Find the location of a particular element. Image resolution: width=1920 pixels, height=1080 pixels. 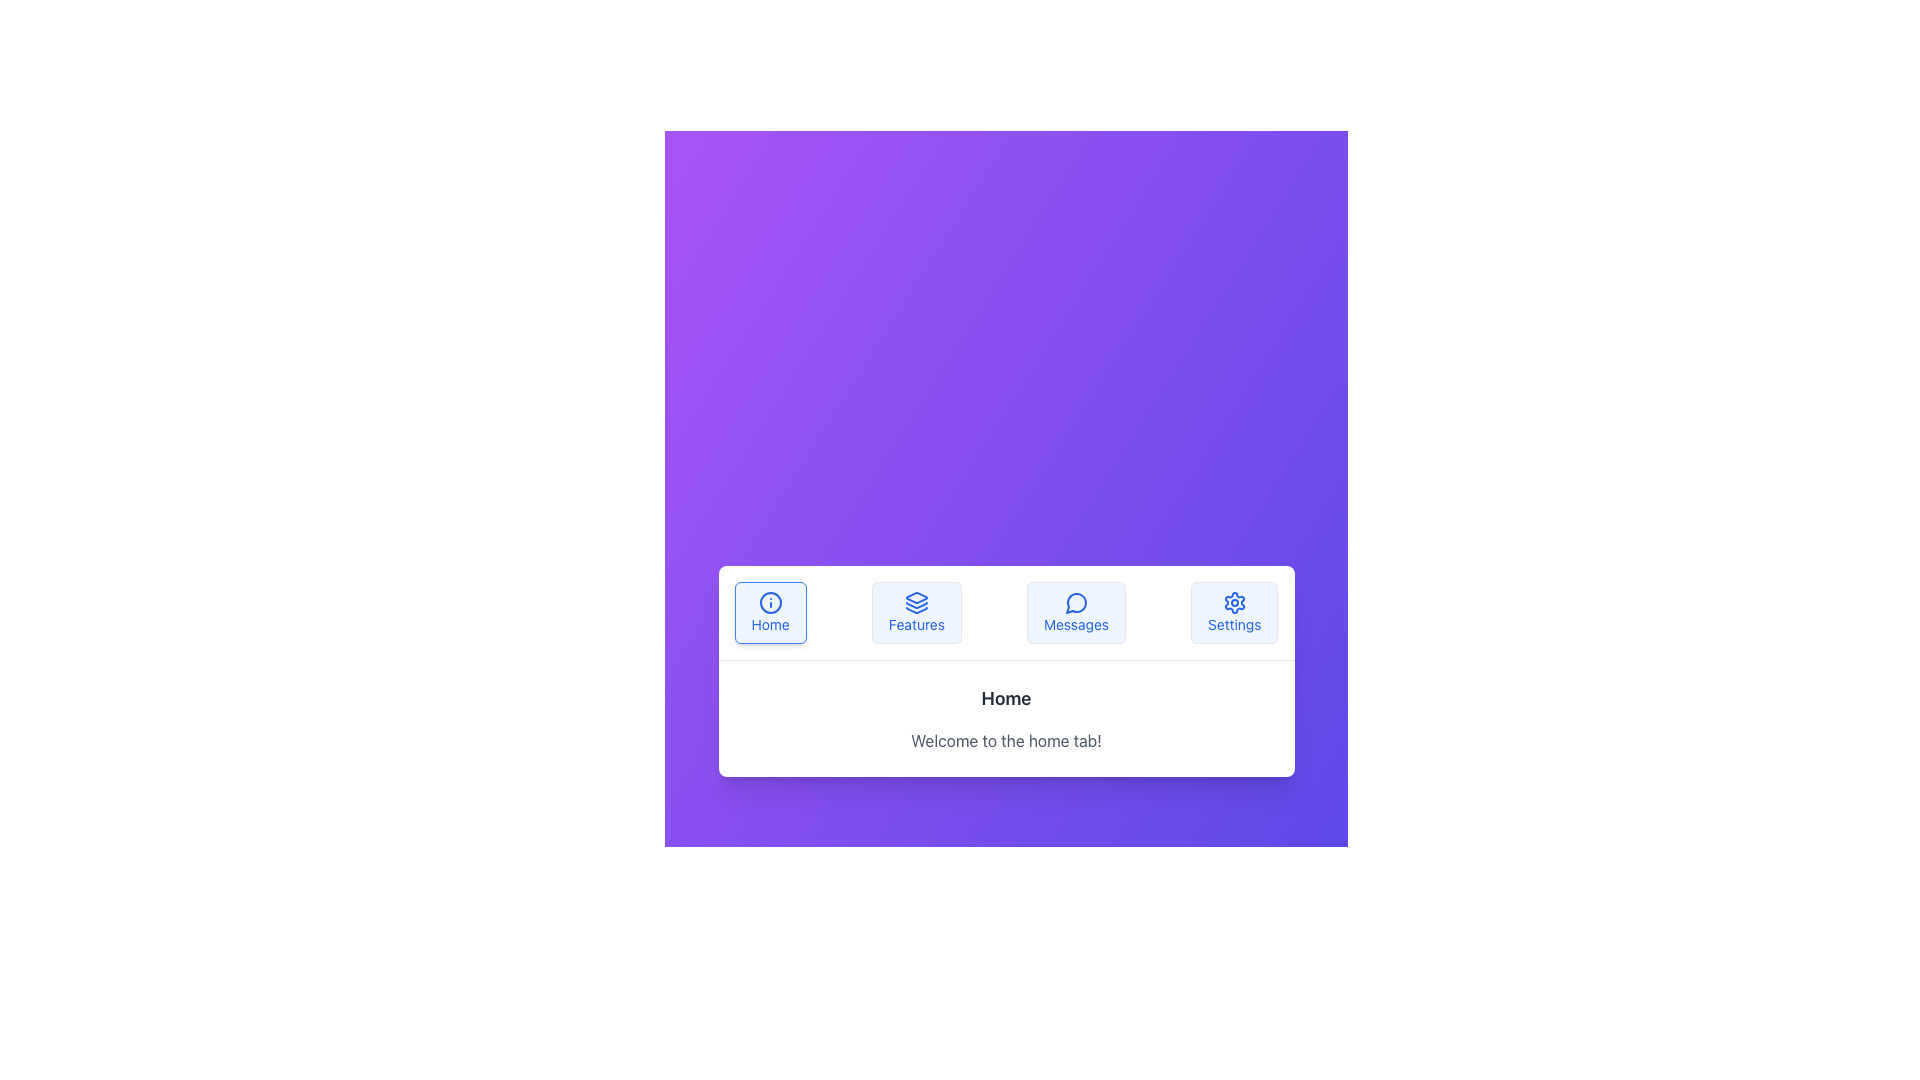

the 'Features' icon located in the second button from the left in the bottom navigation bar to interact with it is located at coordinates (915, 601).